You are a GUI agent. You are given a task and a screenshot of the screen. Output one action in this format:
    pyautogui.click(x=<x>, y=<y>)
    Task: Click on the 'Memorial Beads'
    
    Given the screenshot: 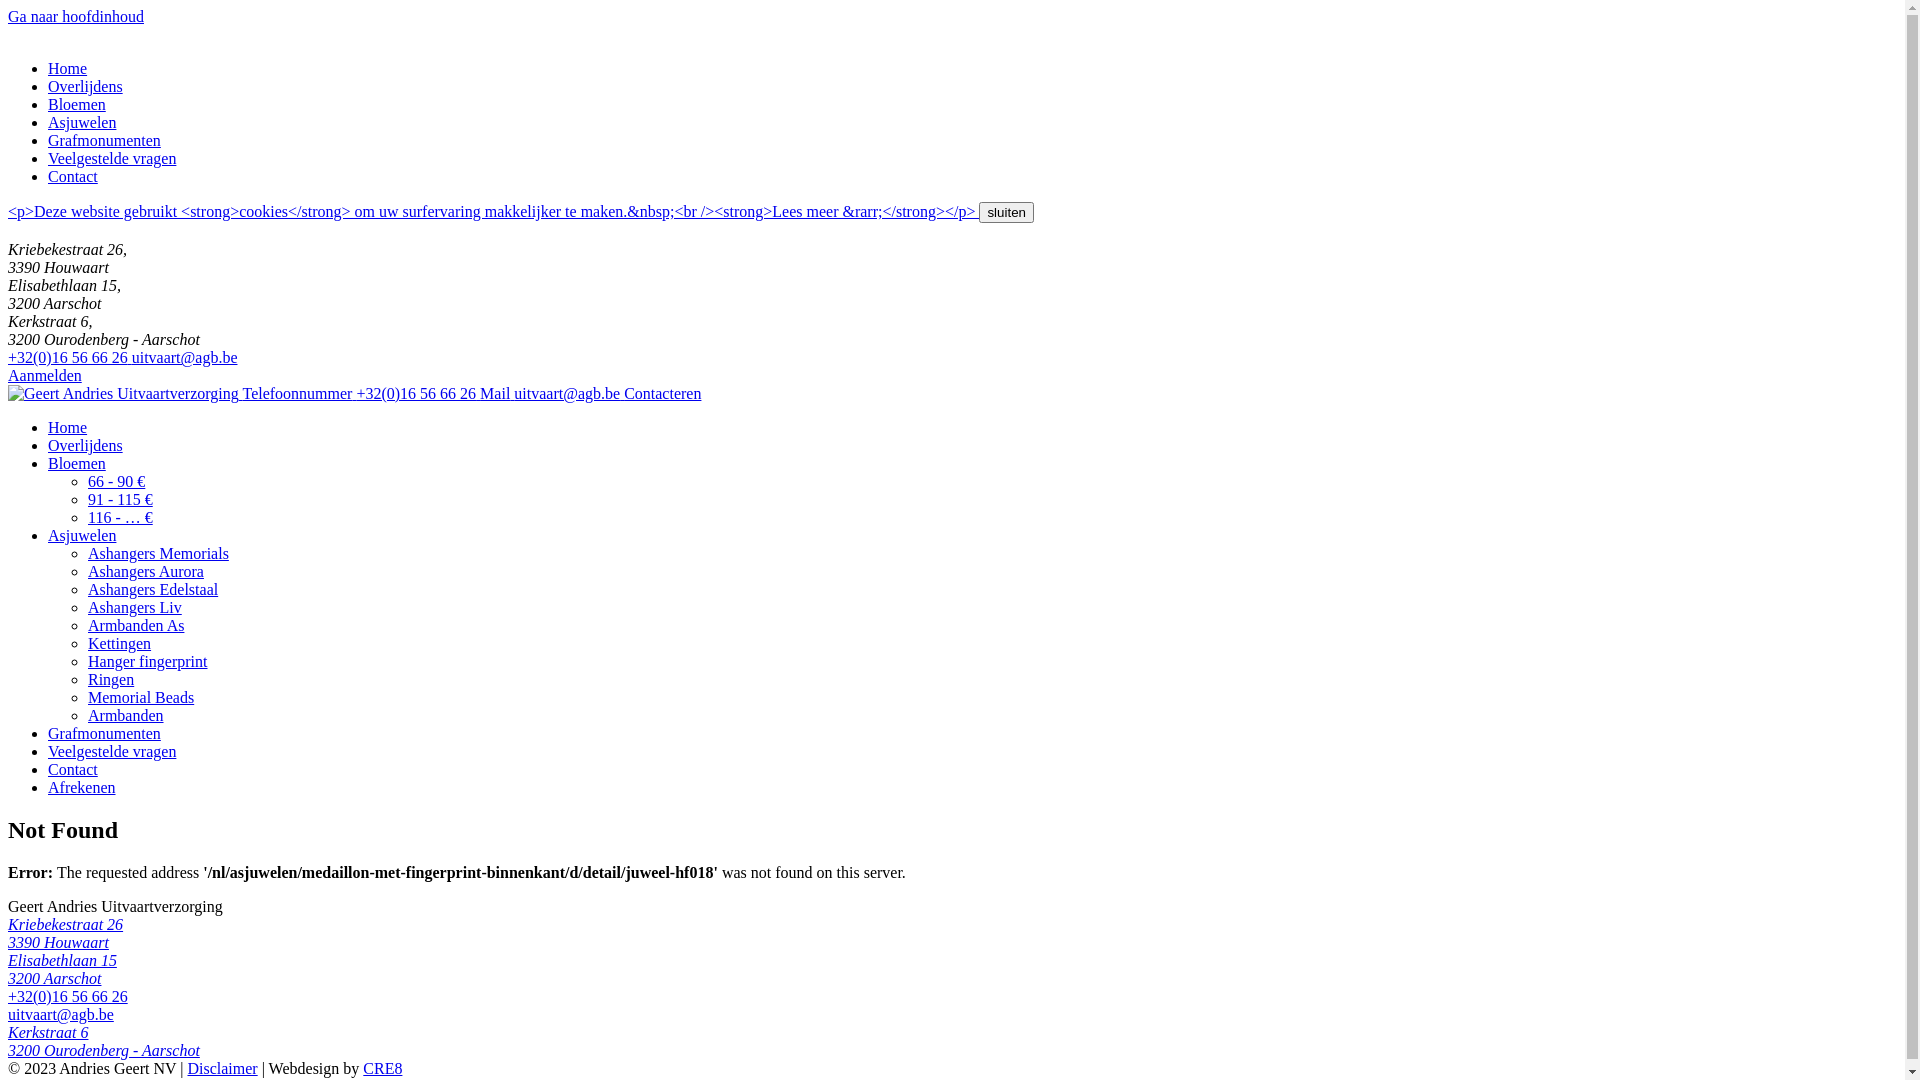 What is the action you would take?
    pyautogui.click(x=86, y=696)
    